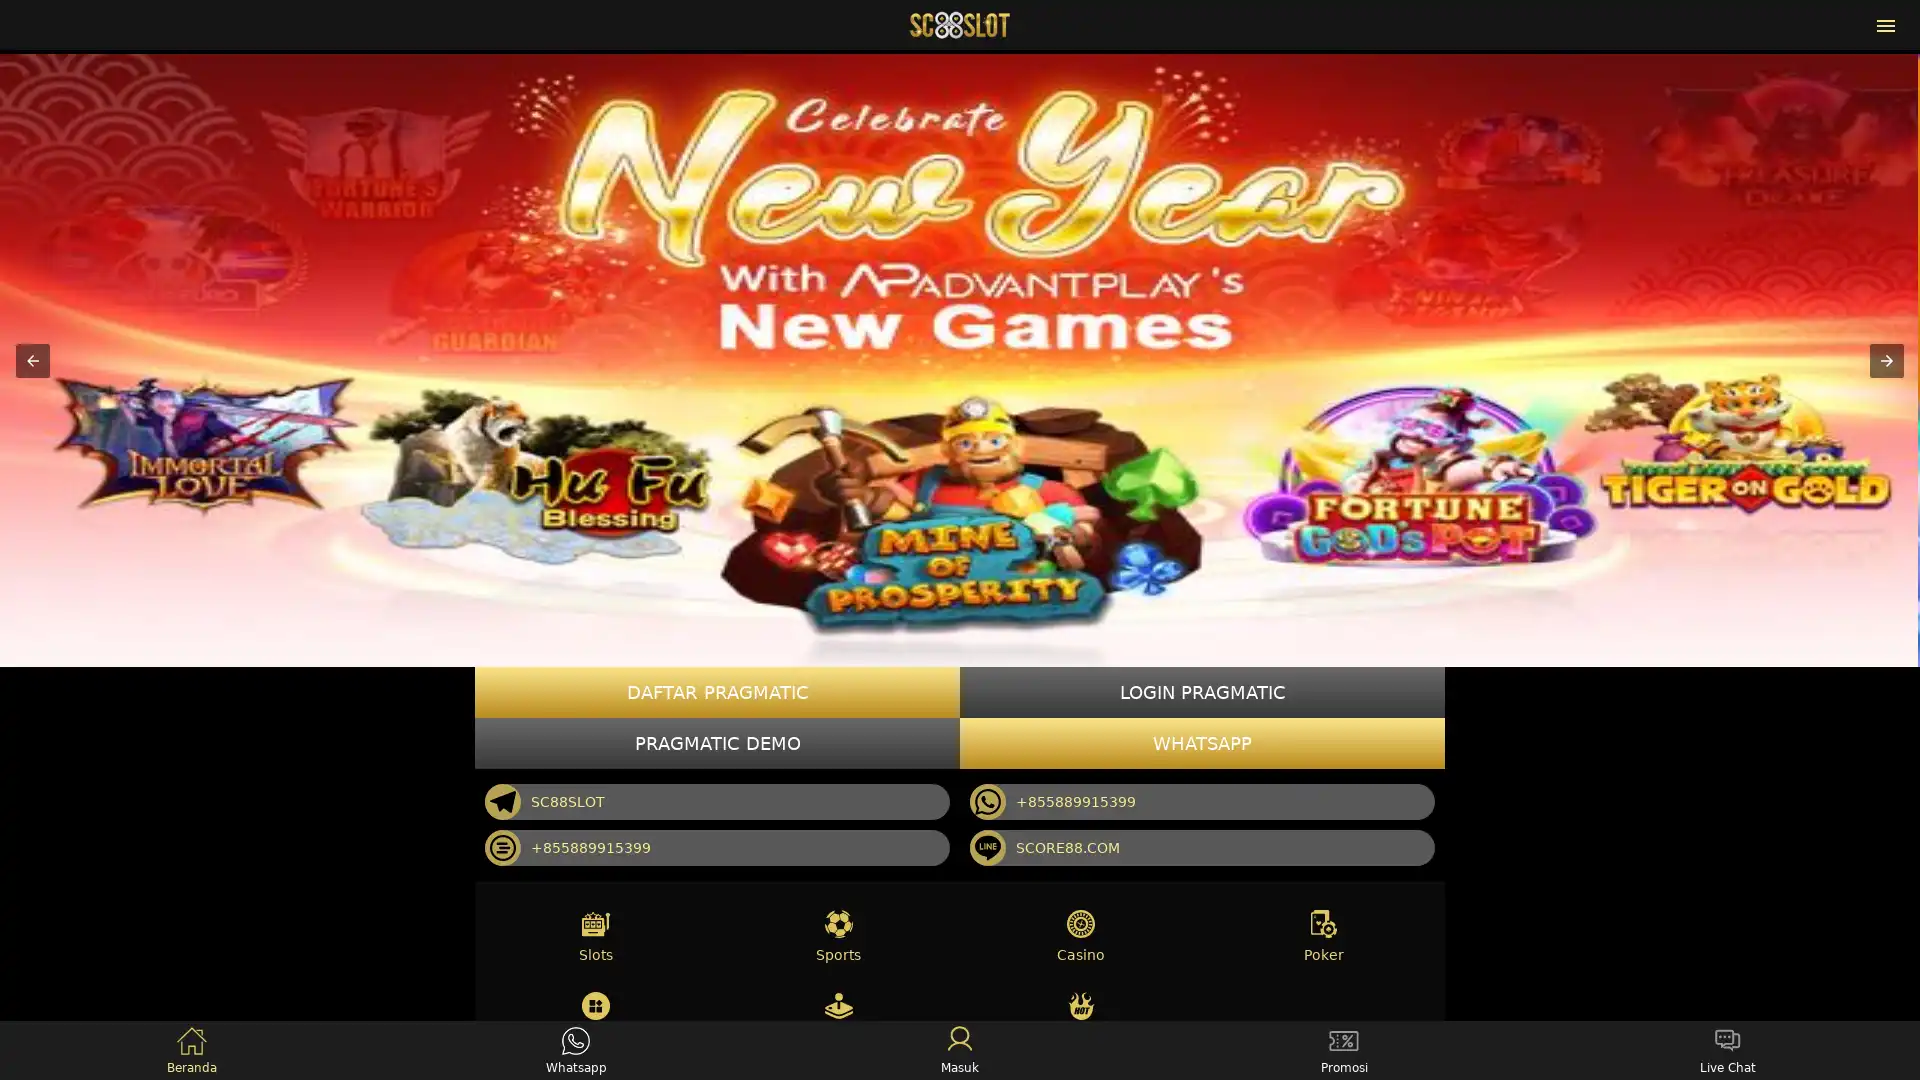 The width and height of the screenshot is (1920, 1080). I want to click on Previous item in carousel (2 of 3), so click(33, 358).